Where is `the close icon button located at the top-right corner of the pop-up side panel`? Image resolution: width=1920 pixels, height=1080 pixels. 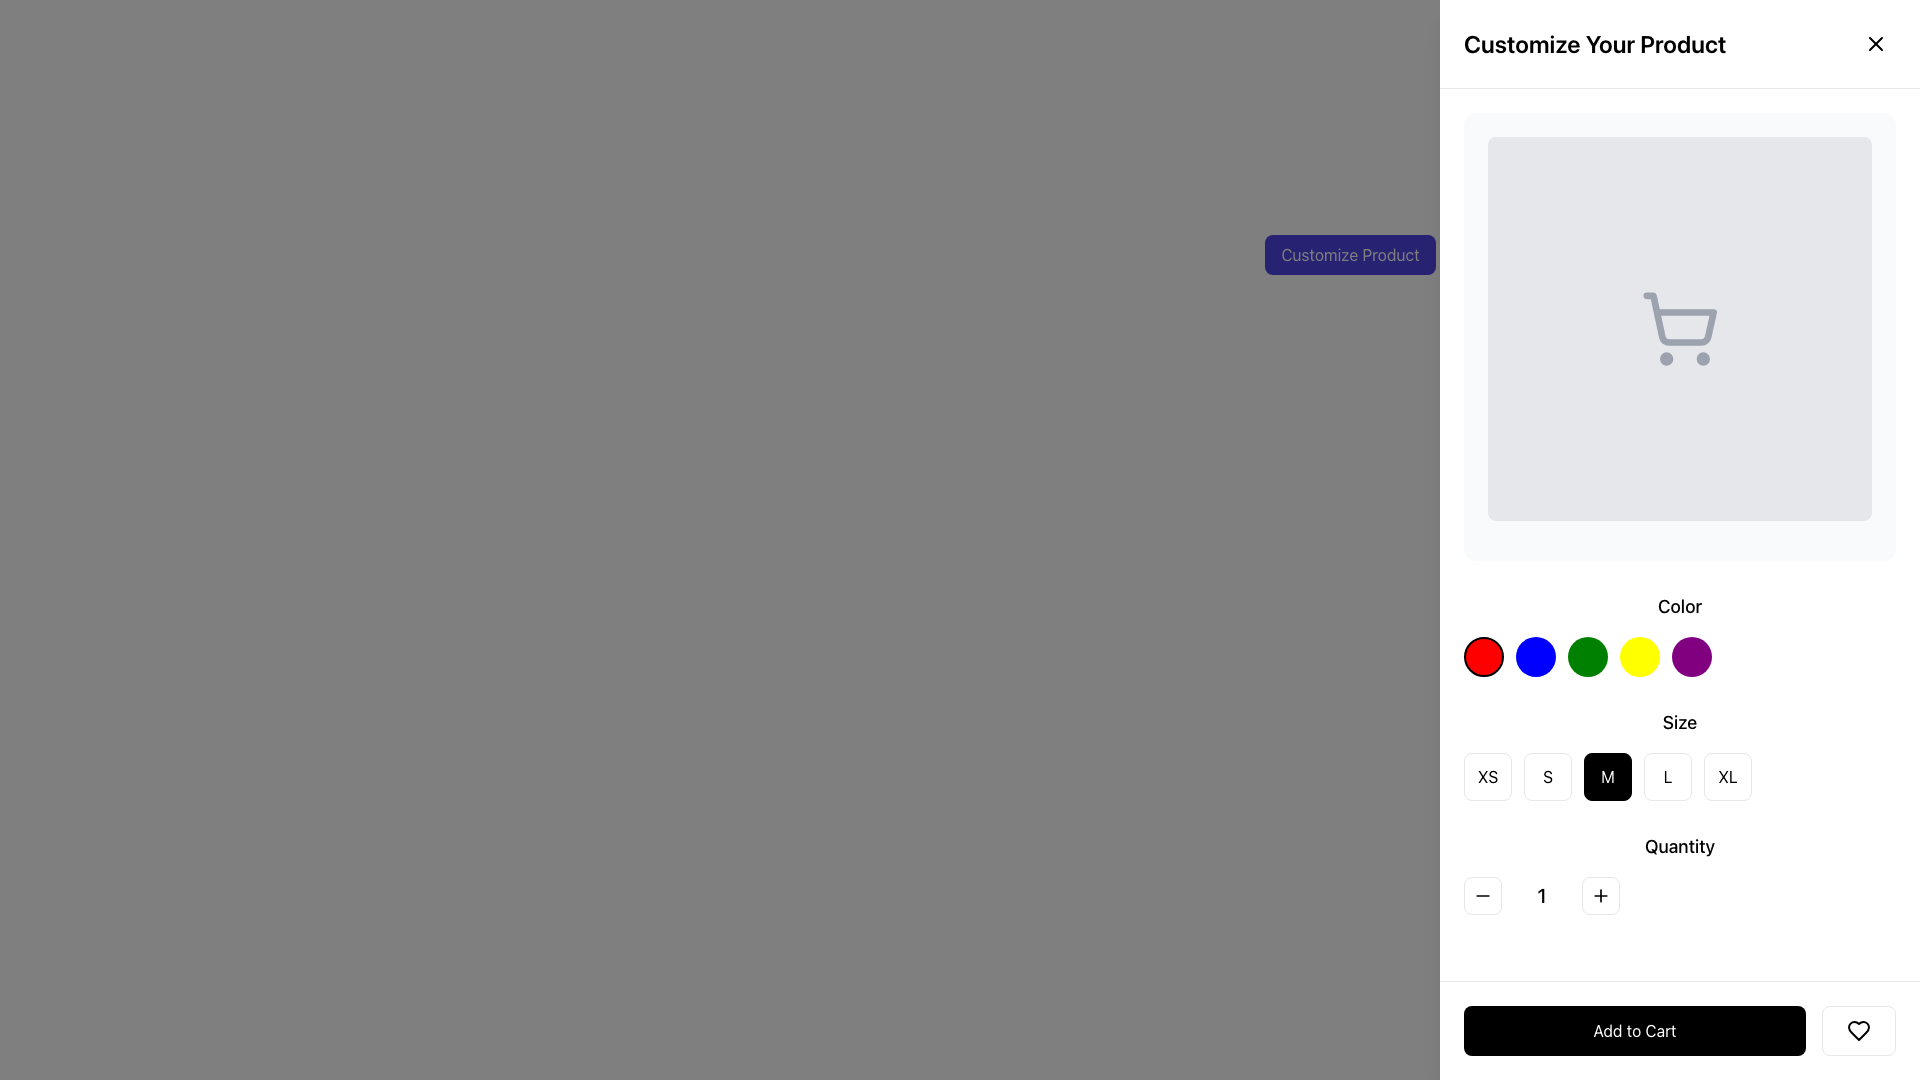
the close icon button located at the top-right corner of the pop-up side panel is located at coordinates (1875, 43).